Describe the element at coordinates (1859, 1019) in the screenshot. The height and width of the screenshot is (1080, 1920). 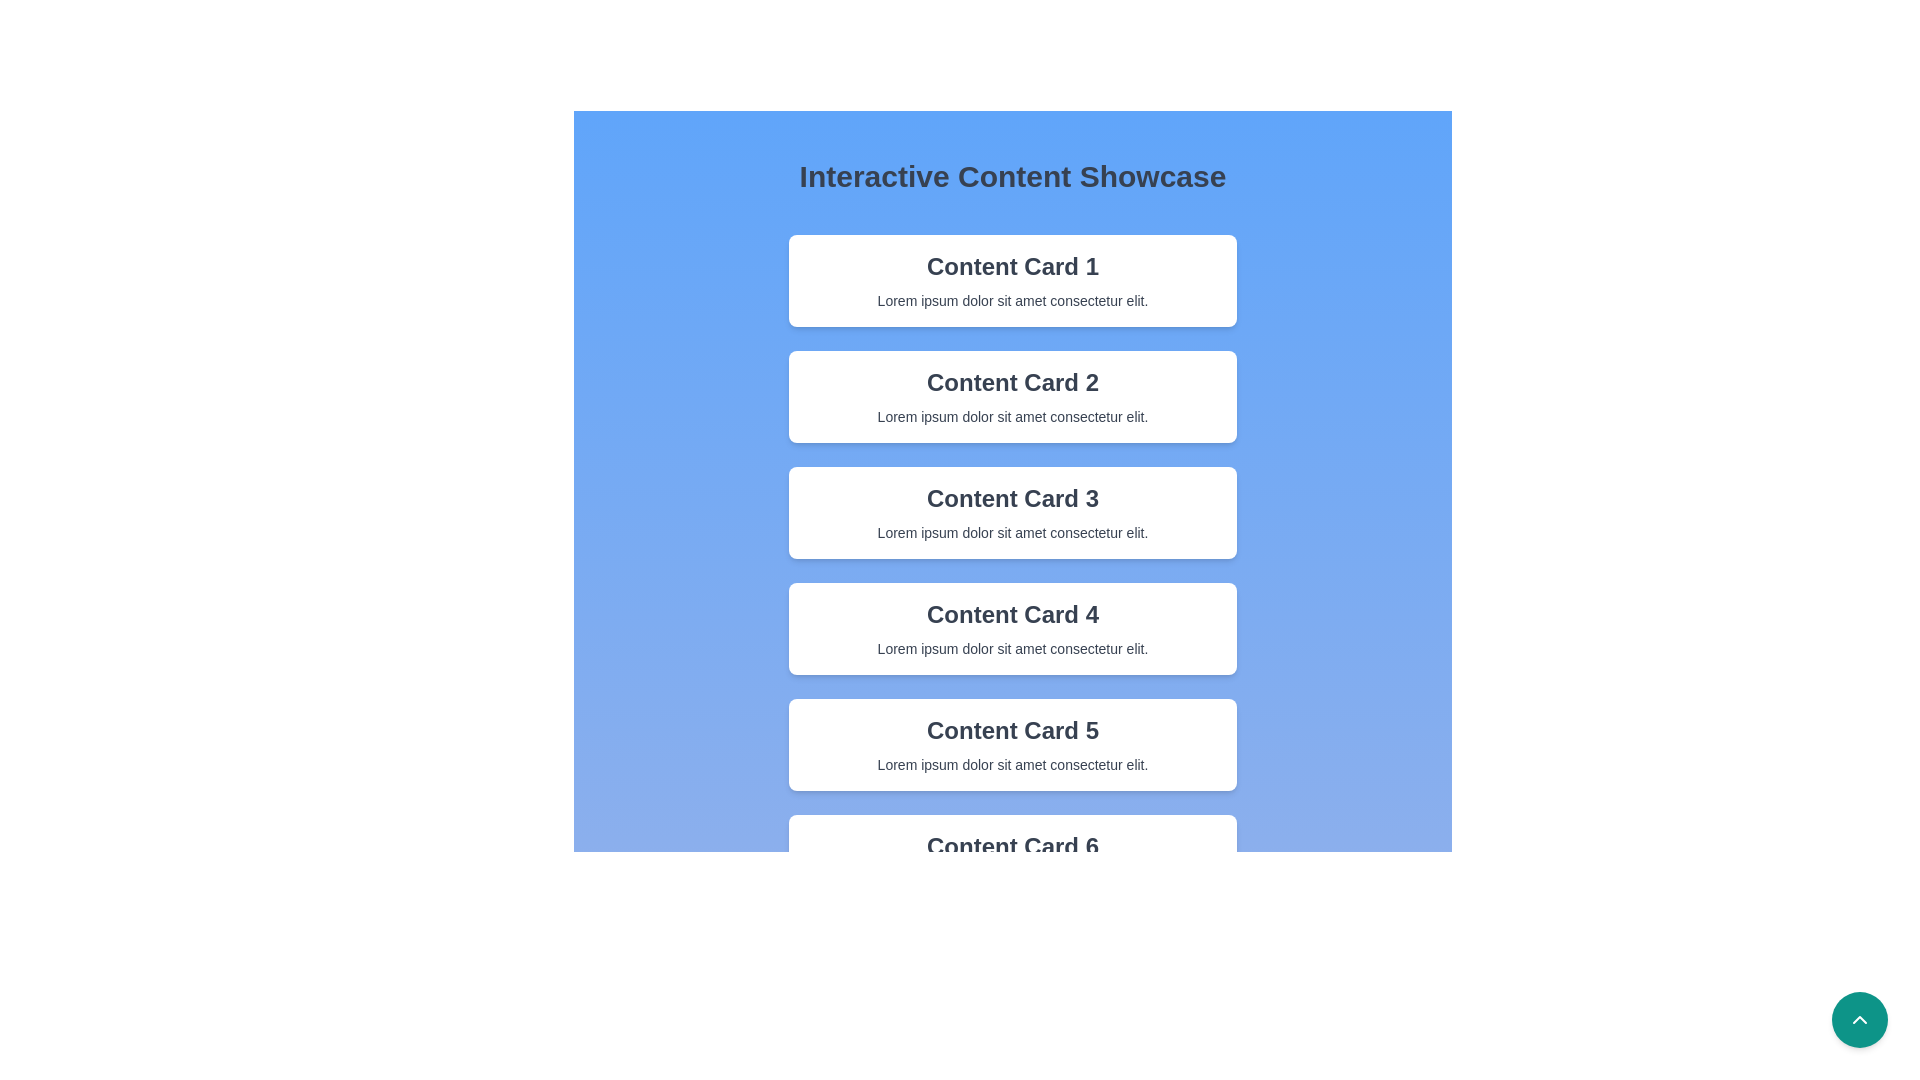
I see `the SVG chevron icon located at the bottom-right of the interface, which functions as an indicator for navigating upwards` at that location.